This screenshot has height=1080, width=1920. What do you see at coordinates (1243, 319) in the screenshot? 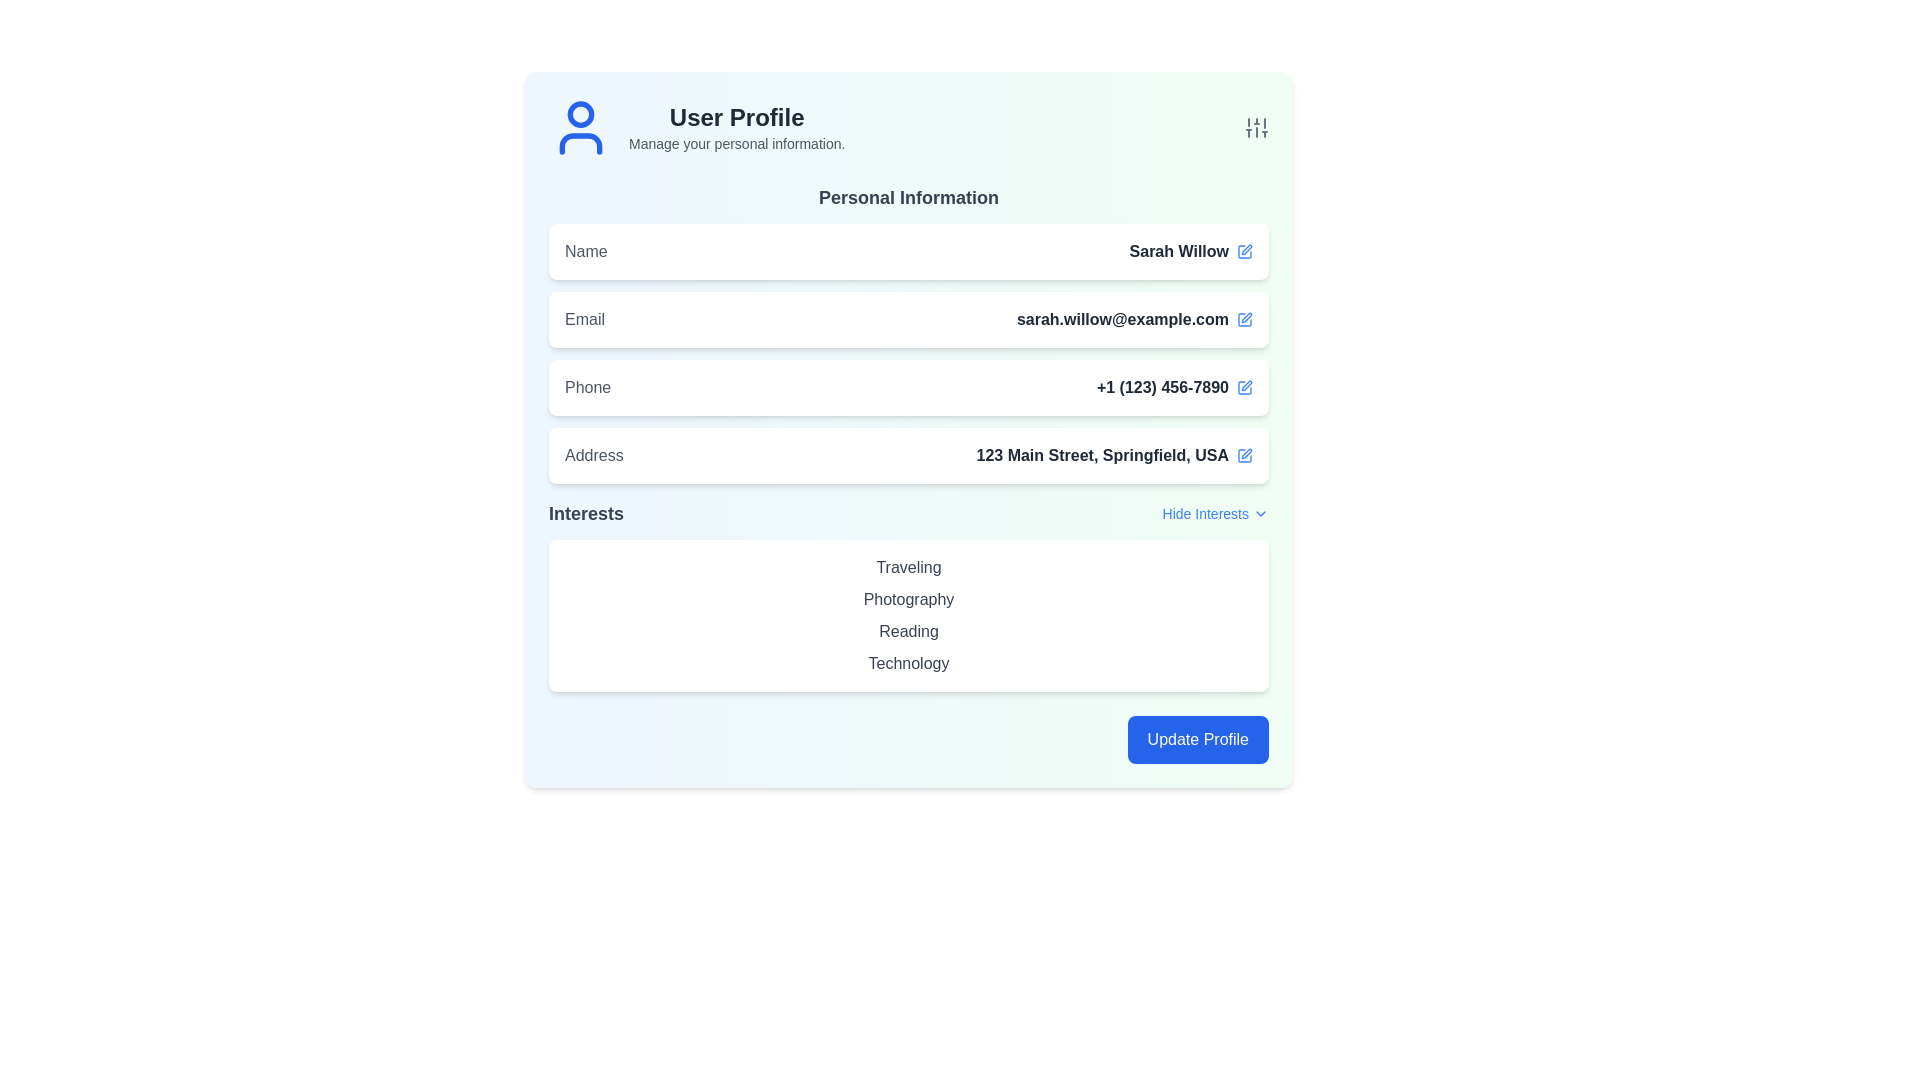
I see `the blue pen icon adjacent to the email text 'sarah.willow@example.com' to initiate the editing of the email address` at bounding box center [1243, 319].